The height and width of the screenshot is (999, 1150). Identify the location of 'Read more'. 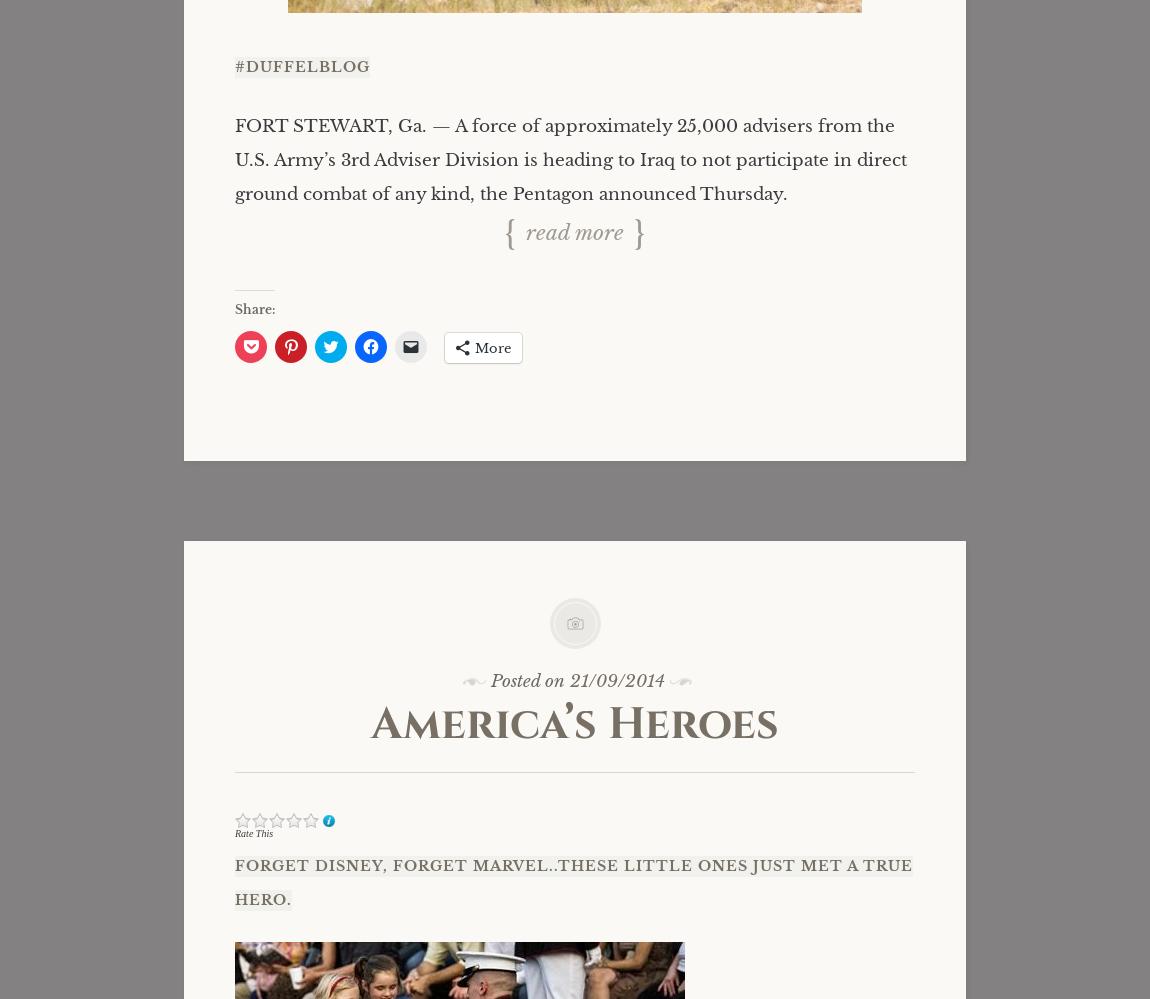
(575, 232).